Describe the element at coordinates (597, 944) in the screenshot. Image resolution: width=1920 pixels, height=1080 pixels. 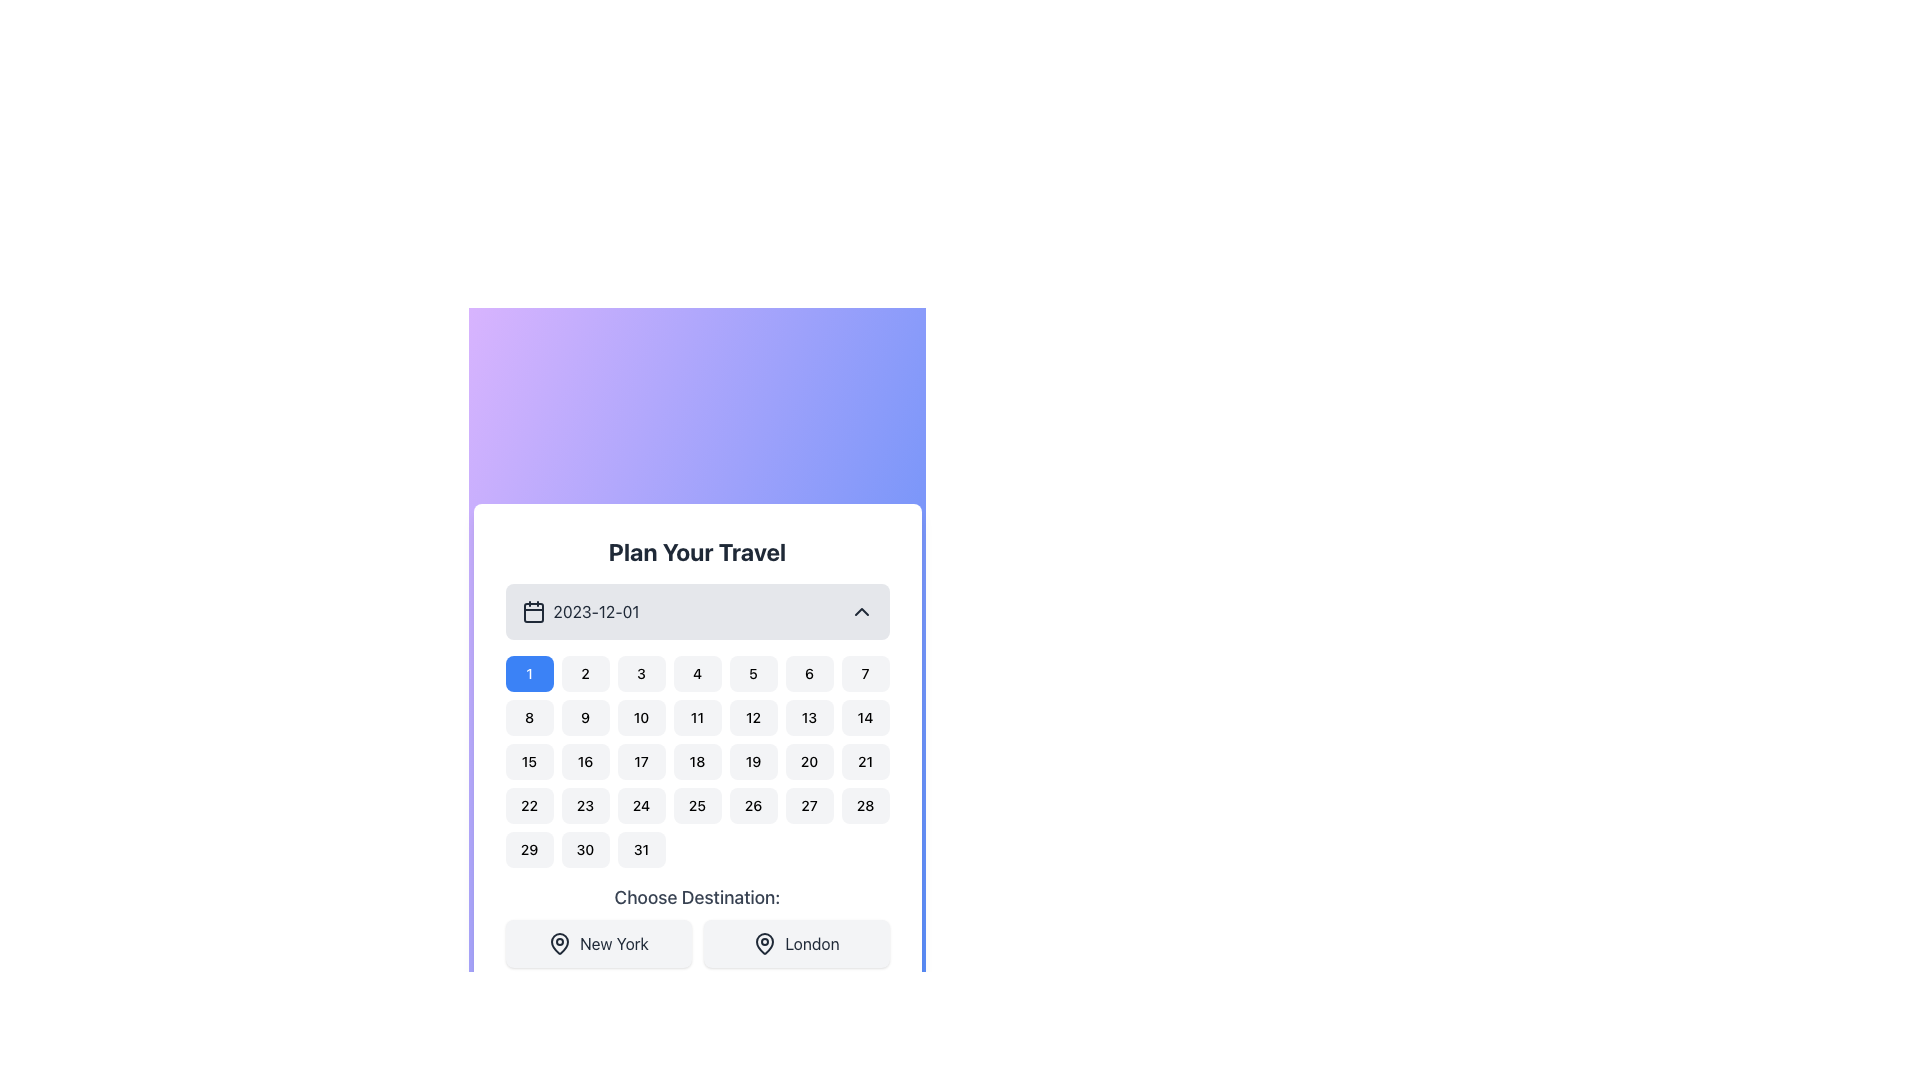
I see `the 'New York' destination button located below the text 'Choose Destination:' by navigating through the keyboard` at that location.